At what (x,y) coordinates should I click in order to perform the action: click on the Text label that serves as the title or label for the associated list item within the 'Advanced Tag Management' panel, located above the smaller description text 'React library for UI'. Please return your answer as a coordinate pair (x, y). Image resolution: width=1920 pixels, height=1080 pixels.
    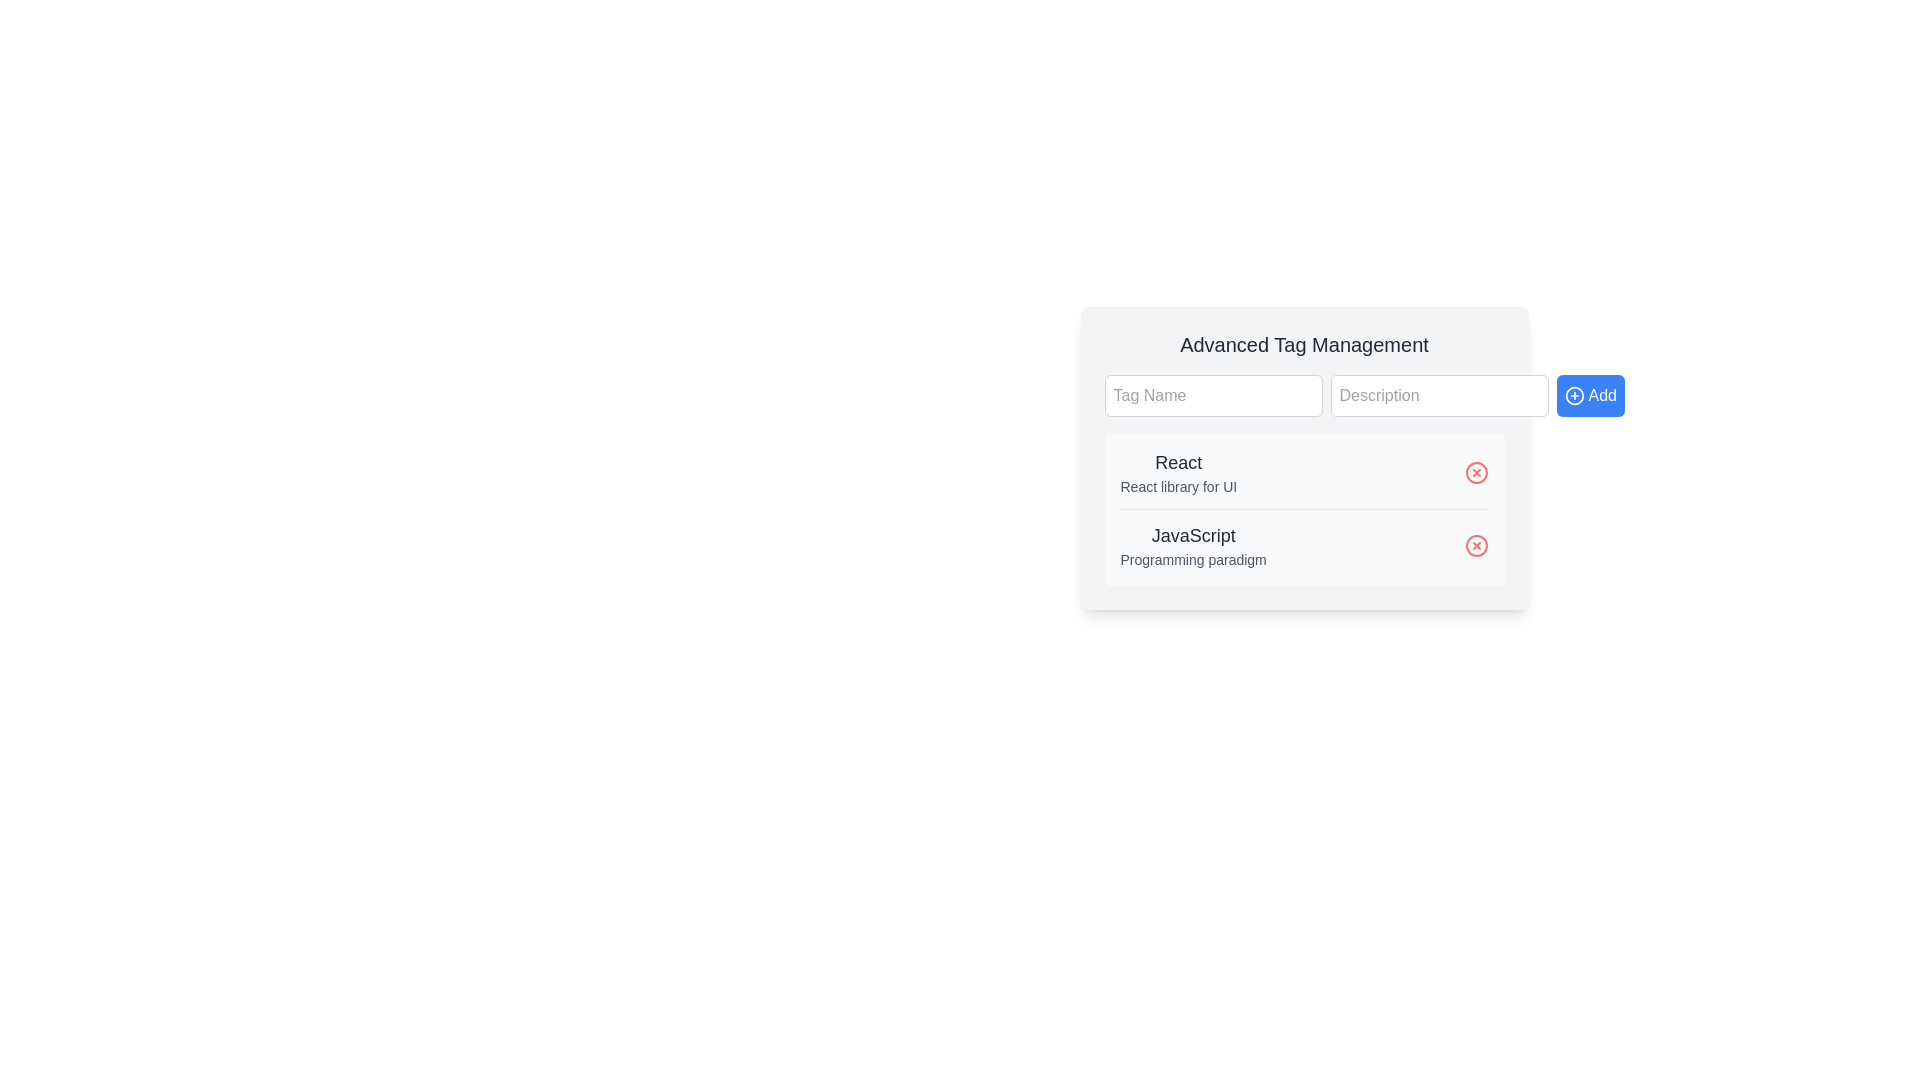
    Looking at the image, I should click on (1178, 462).